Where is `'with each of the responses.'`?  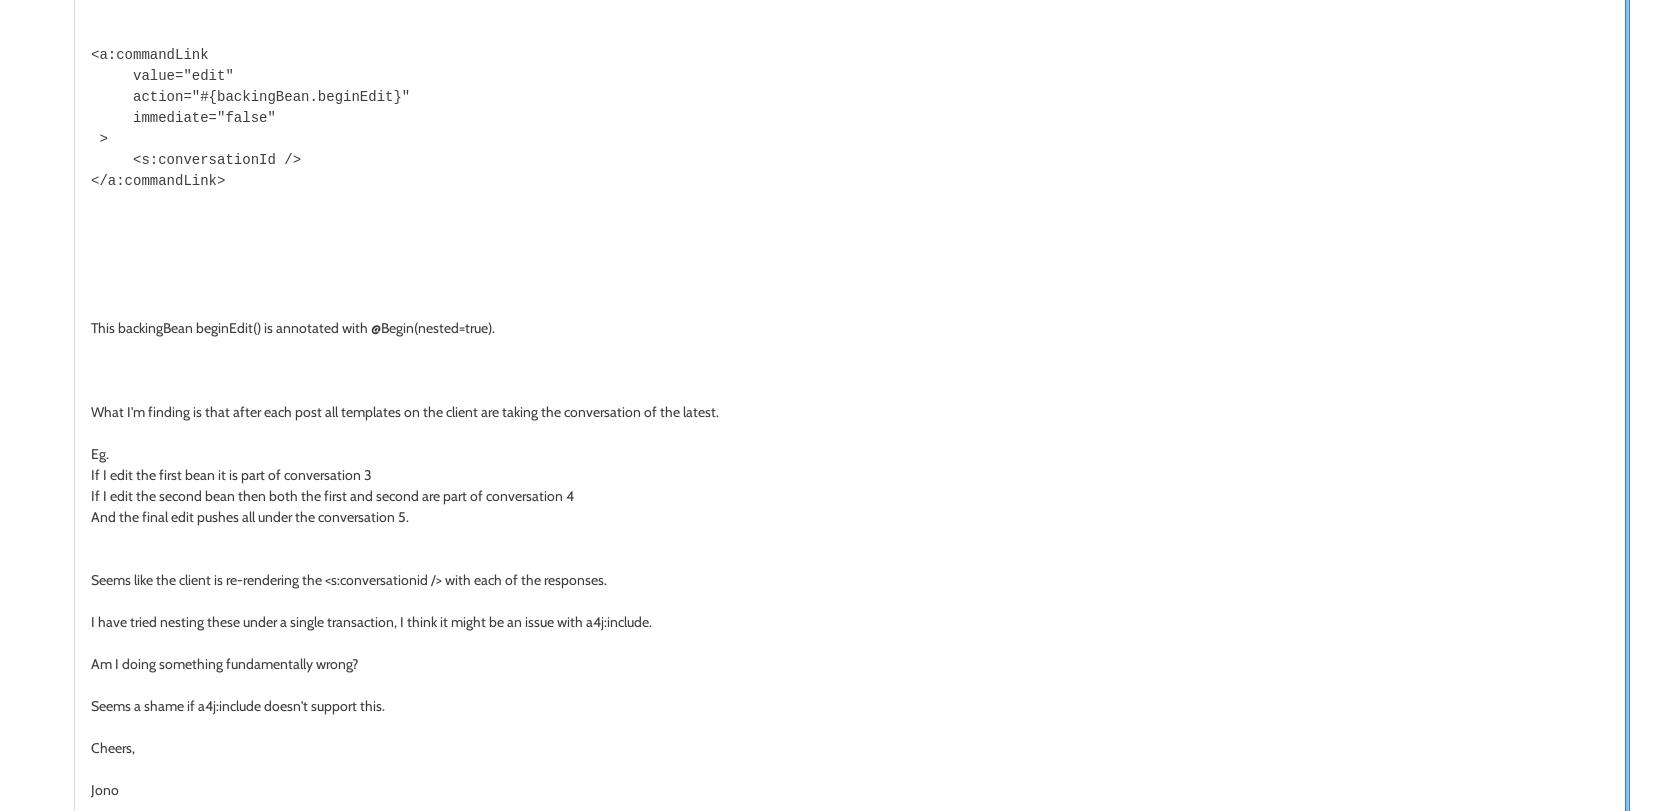 'with each of the responses.' is located at coordinates (524, 577).